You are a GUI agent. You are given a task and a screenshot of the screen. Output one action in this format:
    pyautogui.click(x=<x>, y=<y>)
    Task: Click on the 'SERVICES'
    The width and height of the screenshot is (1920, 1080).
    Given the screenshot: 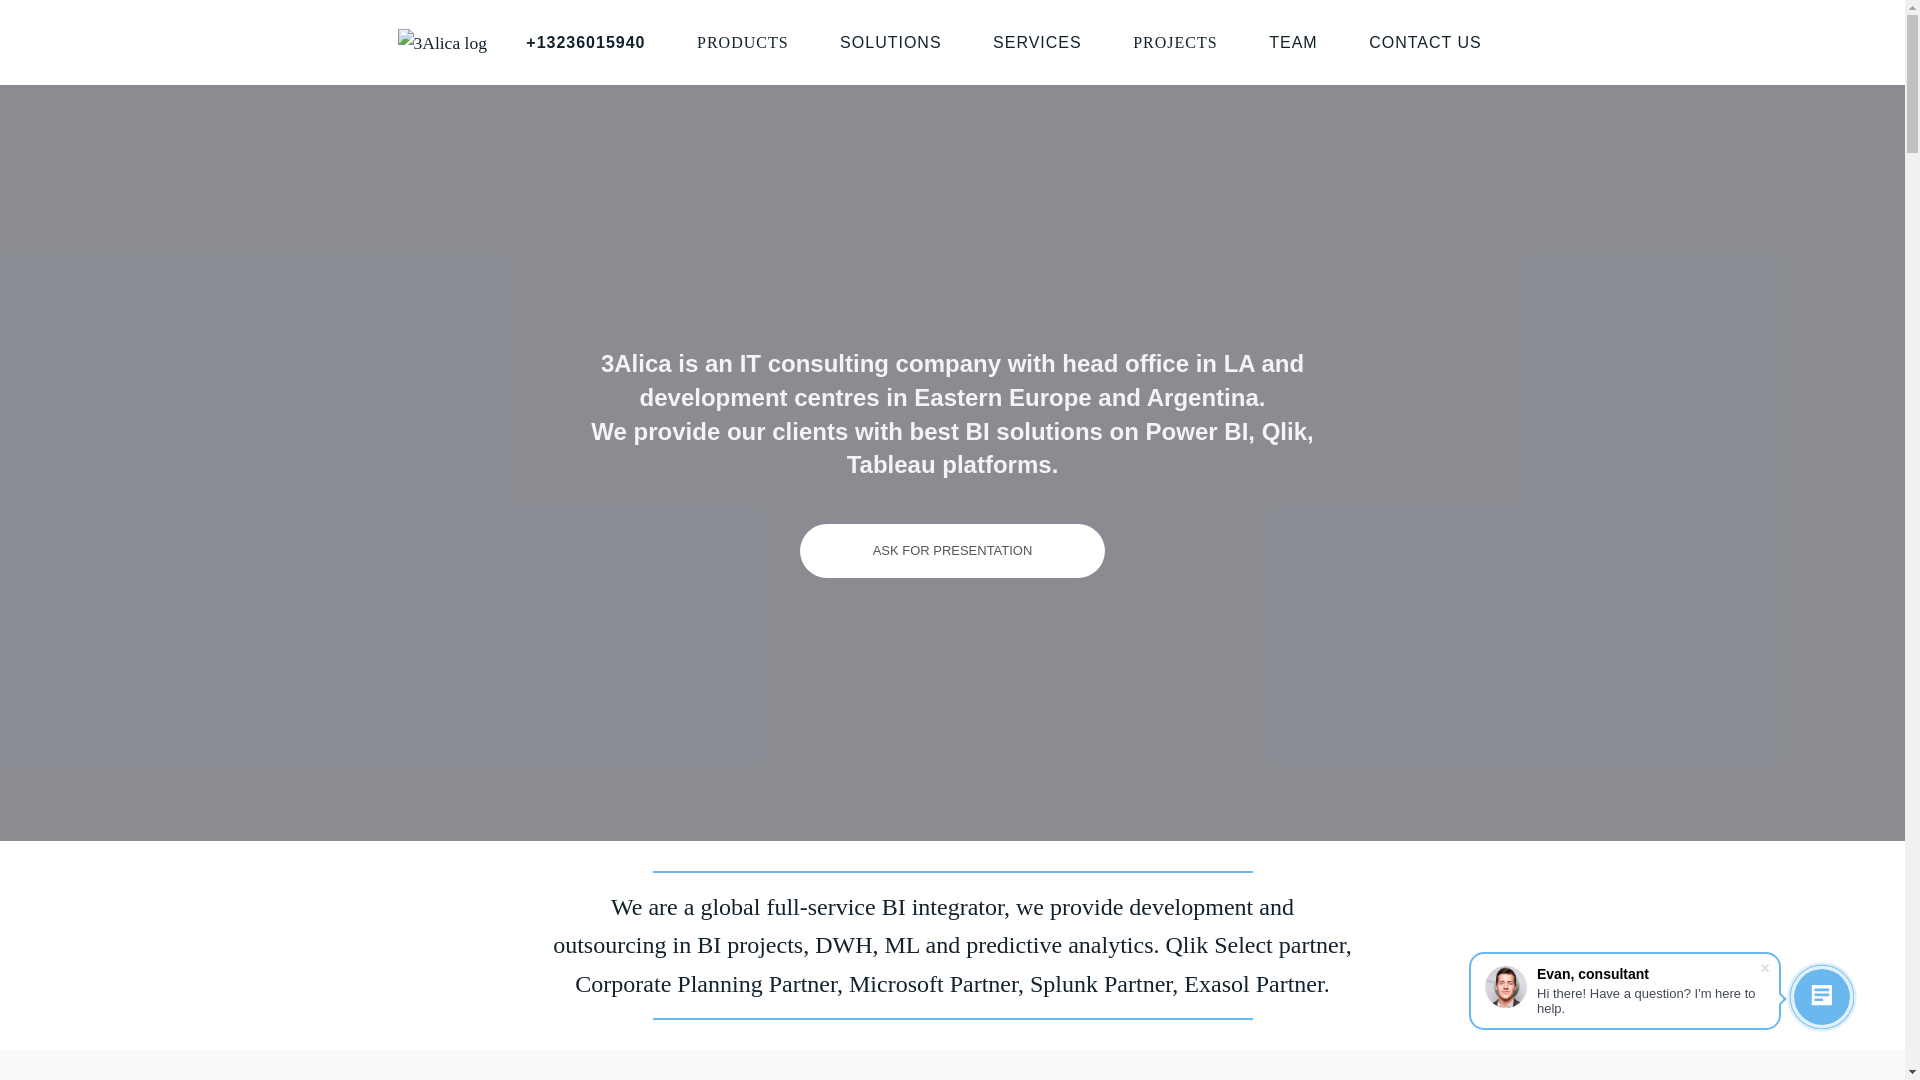 What is the action you would take?
    pyautogui.click(x=993, y=42)
    